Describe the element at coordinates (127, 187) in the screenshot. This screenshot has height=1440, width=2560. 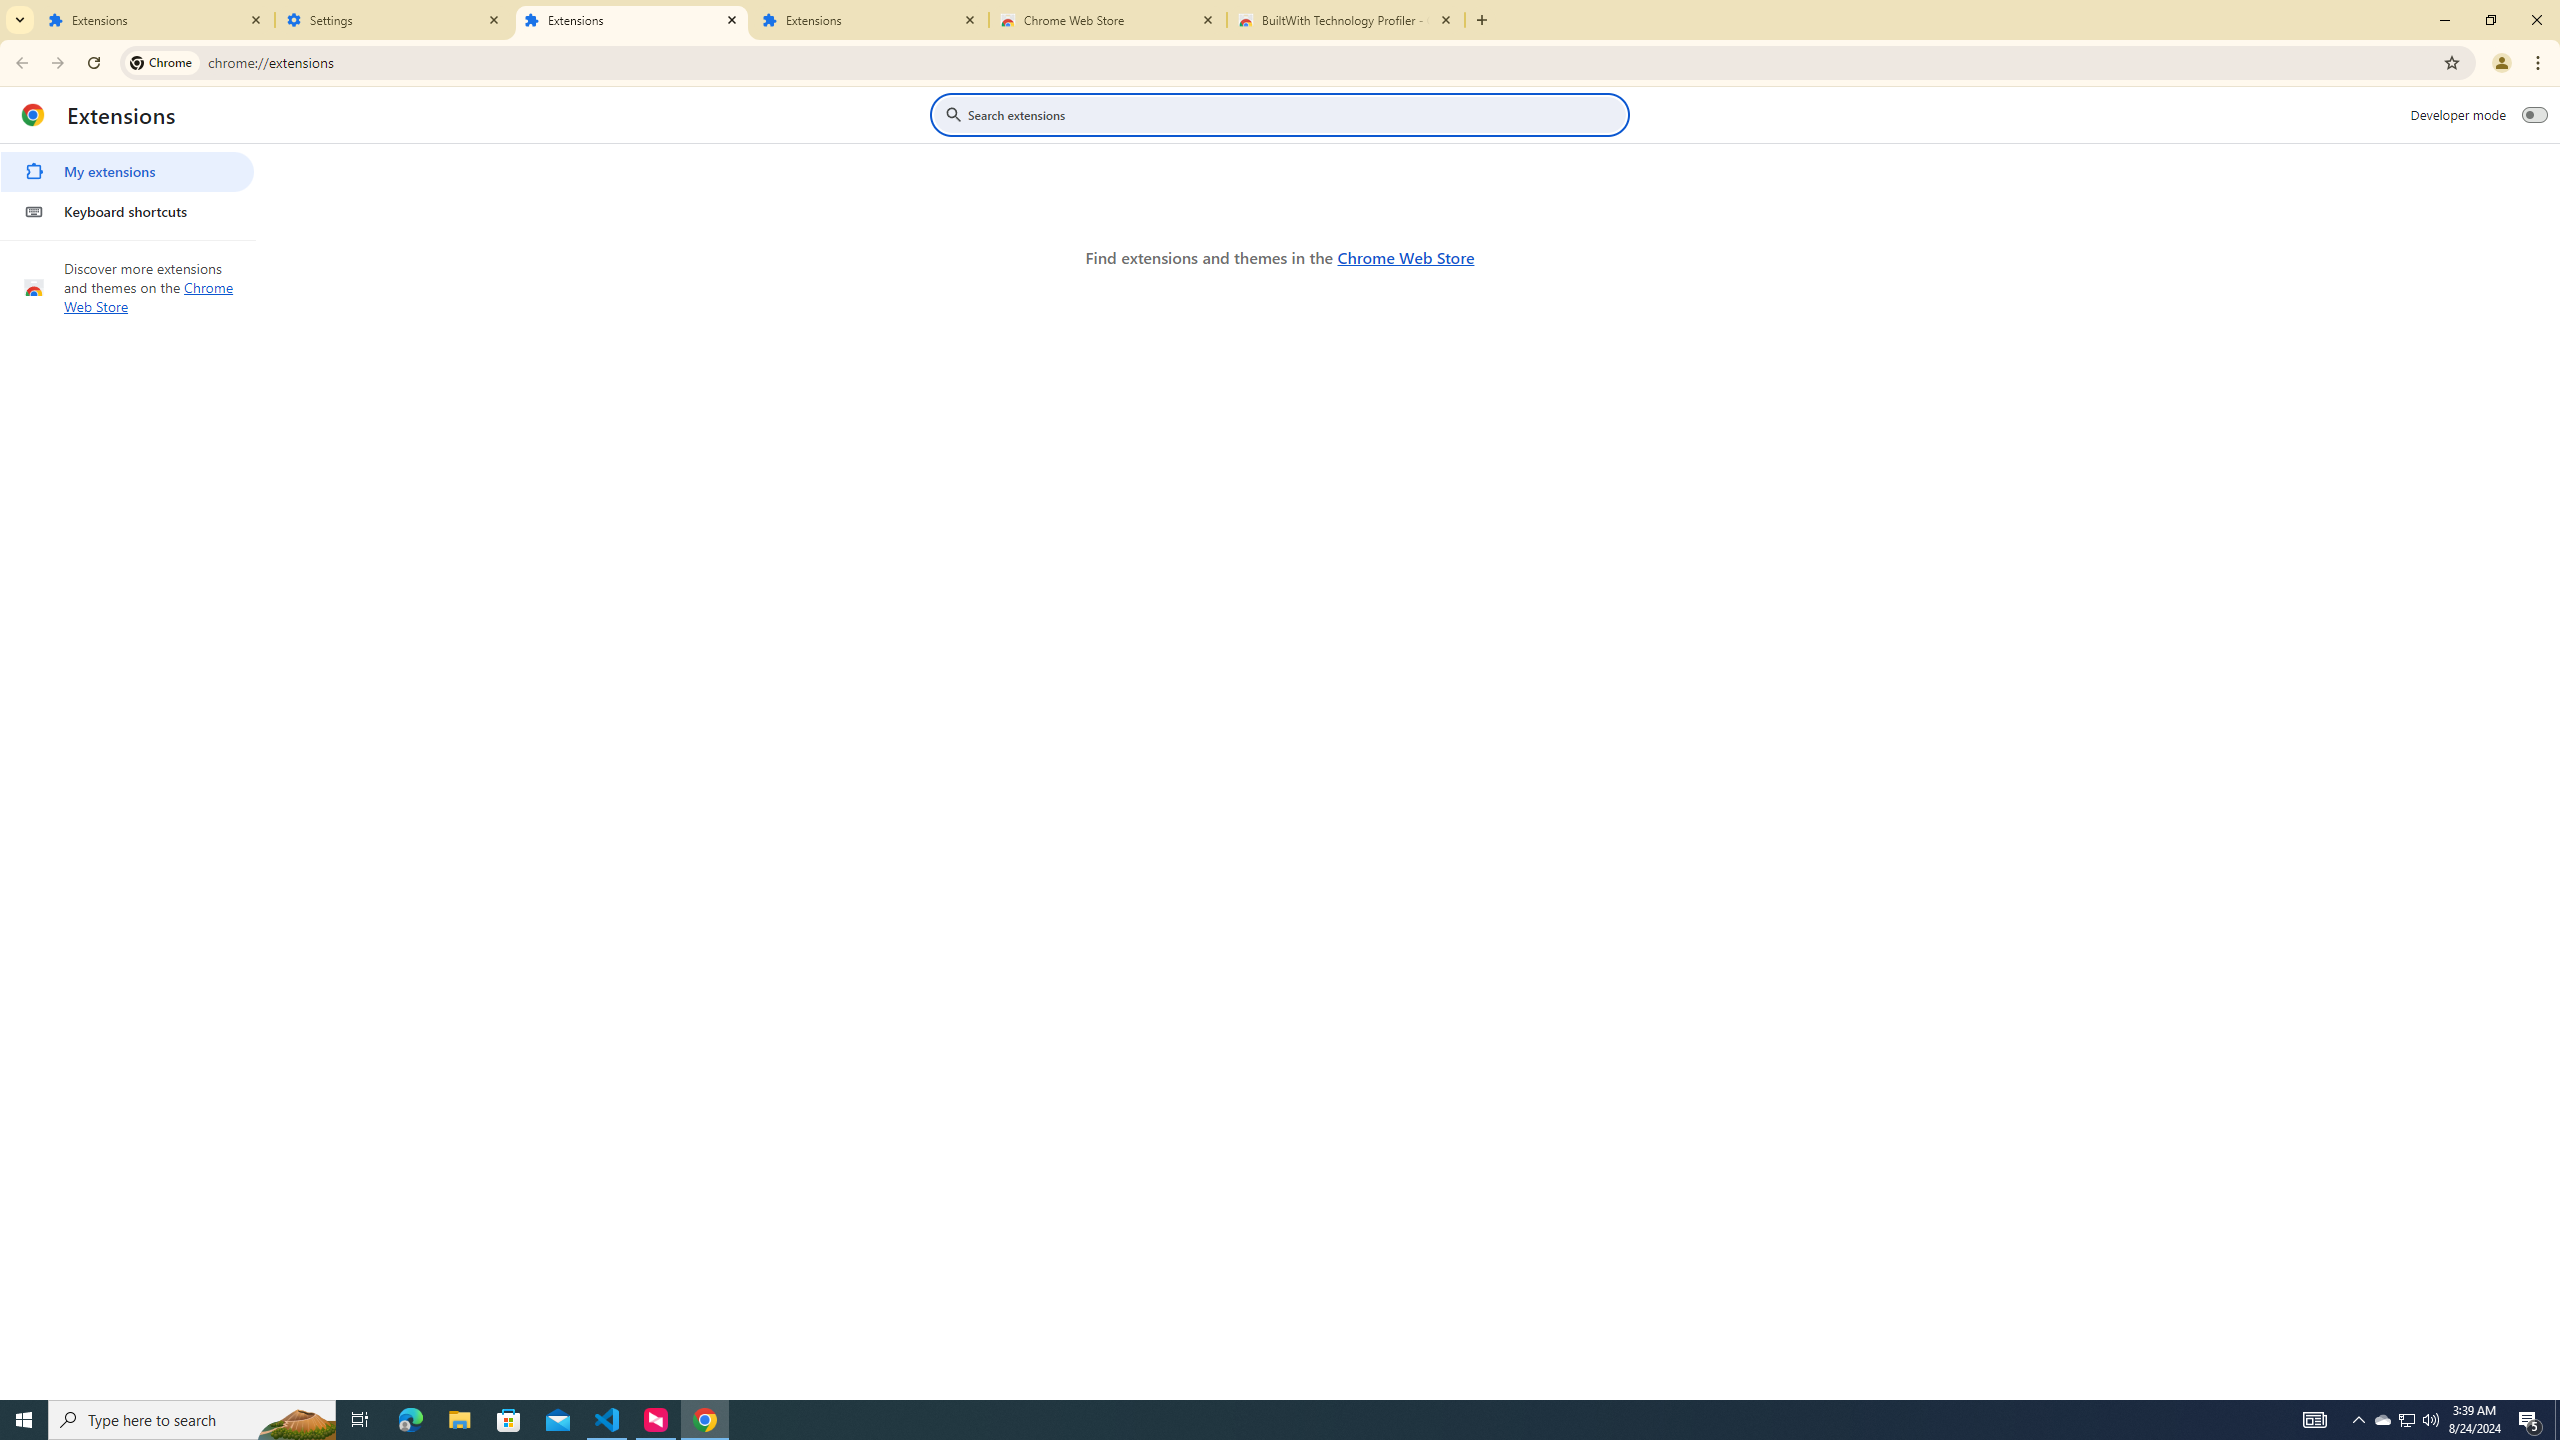
I see `'AutomationID: sectionMenu'` at that location.